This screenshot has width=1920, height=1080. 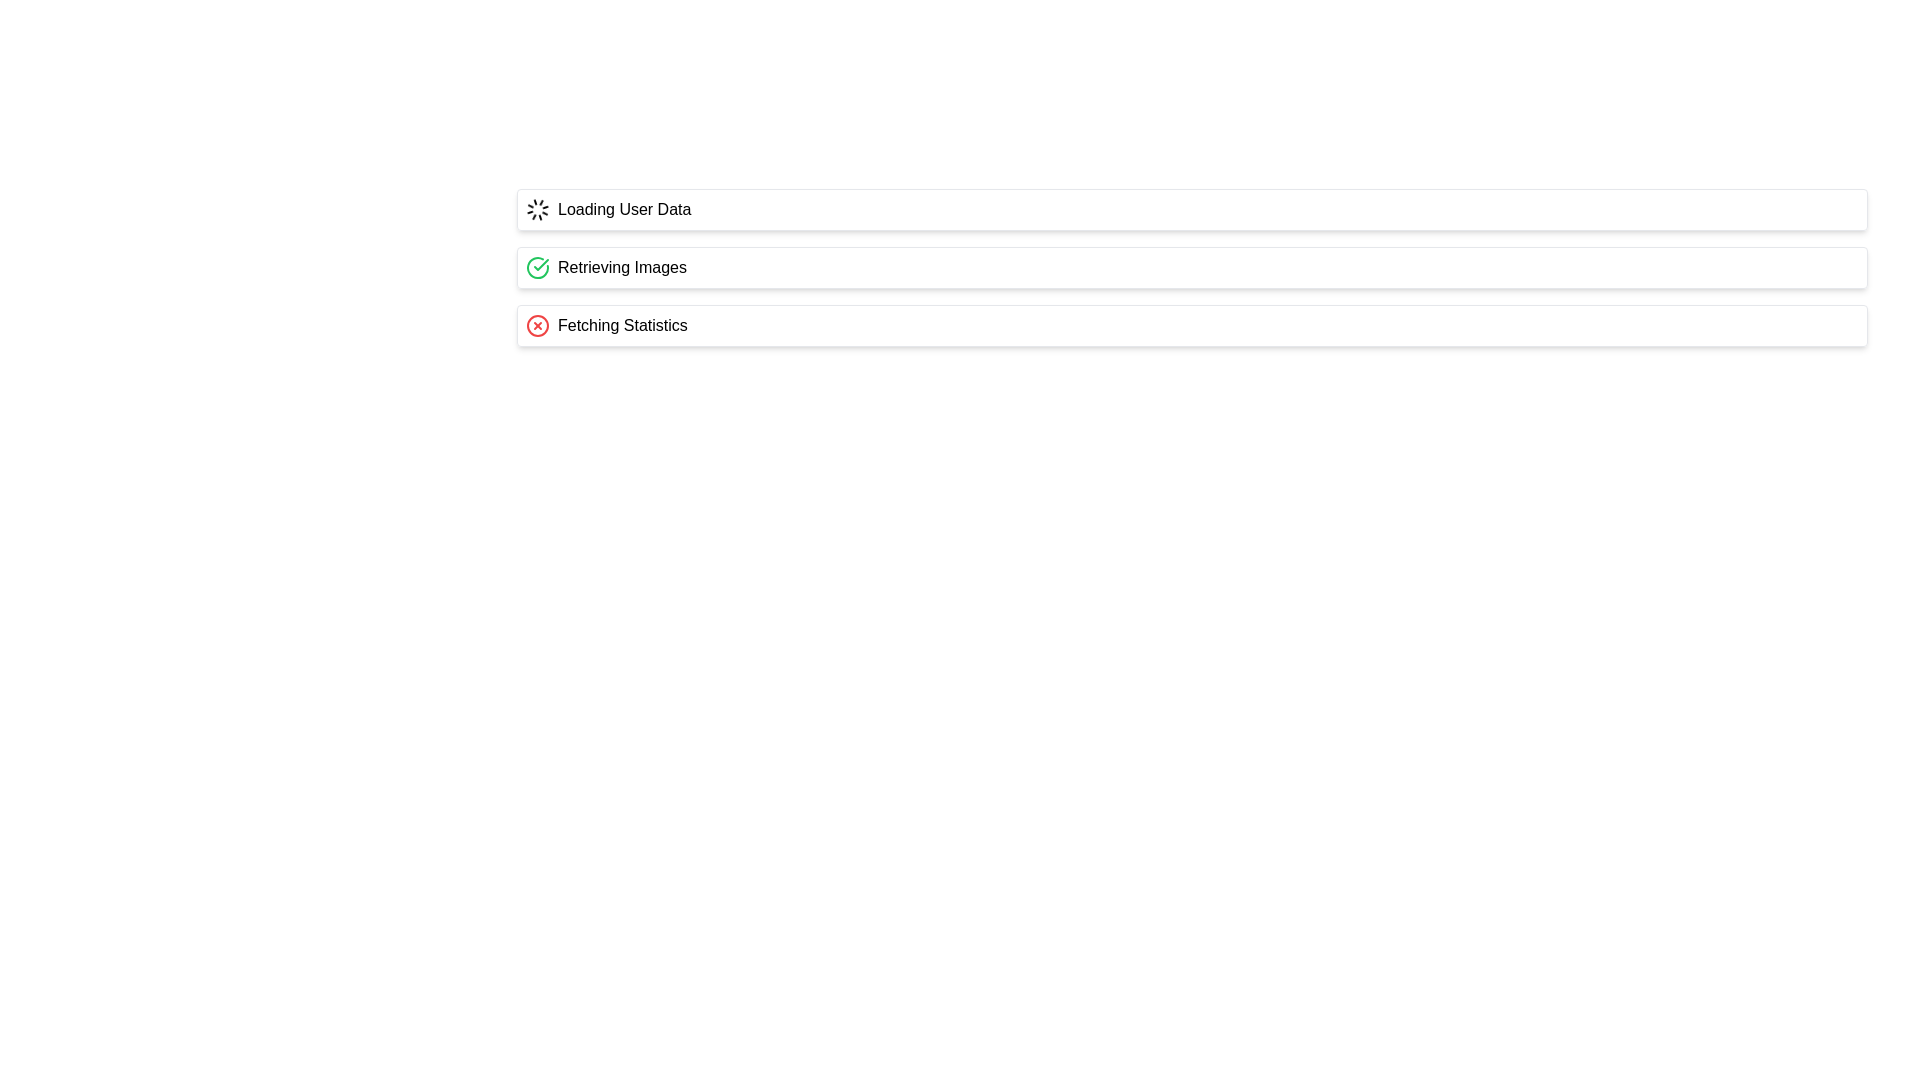 What do you see at coordinates (605, 266) in the screenshot?
I see `the label with the green circular icon and the text 'Retrieving Images', which is the second item in a vertical list of status elements` at bounding box center [605, 266].